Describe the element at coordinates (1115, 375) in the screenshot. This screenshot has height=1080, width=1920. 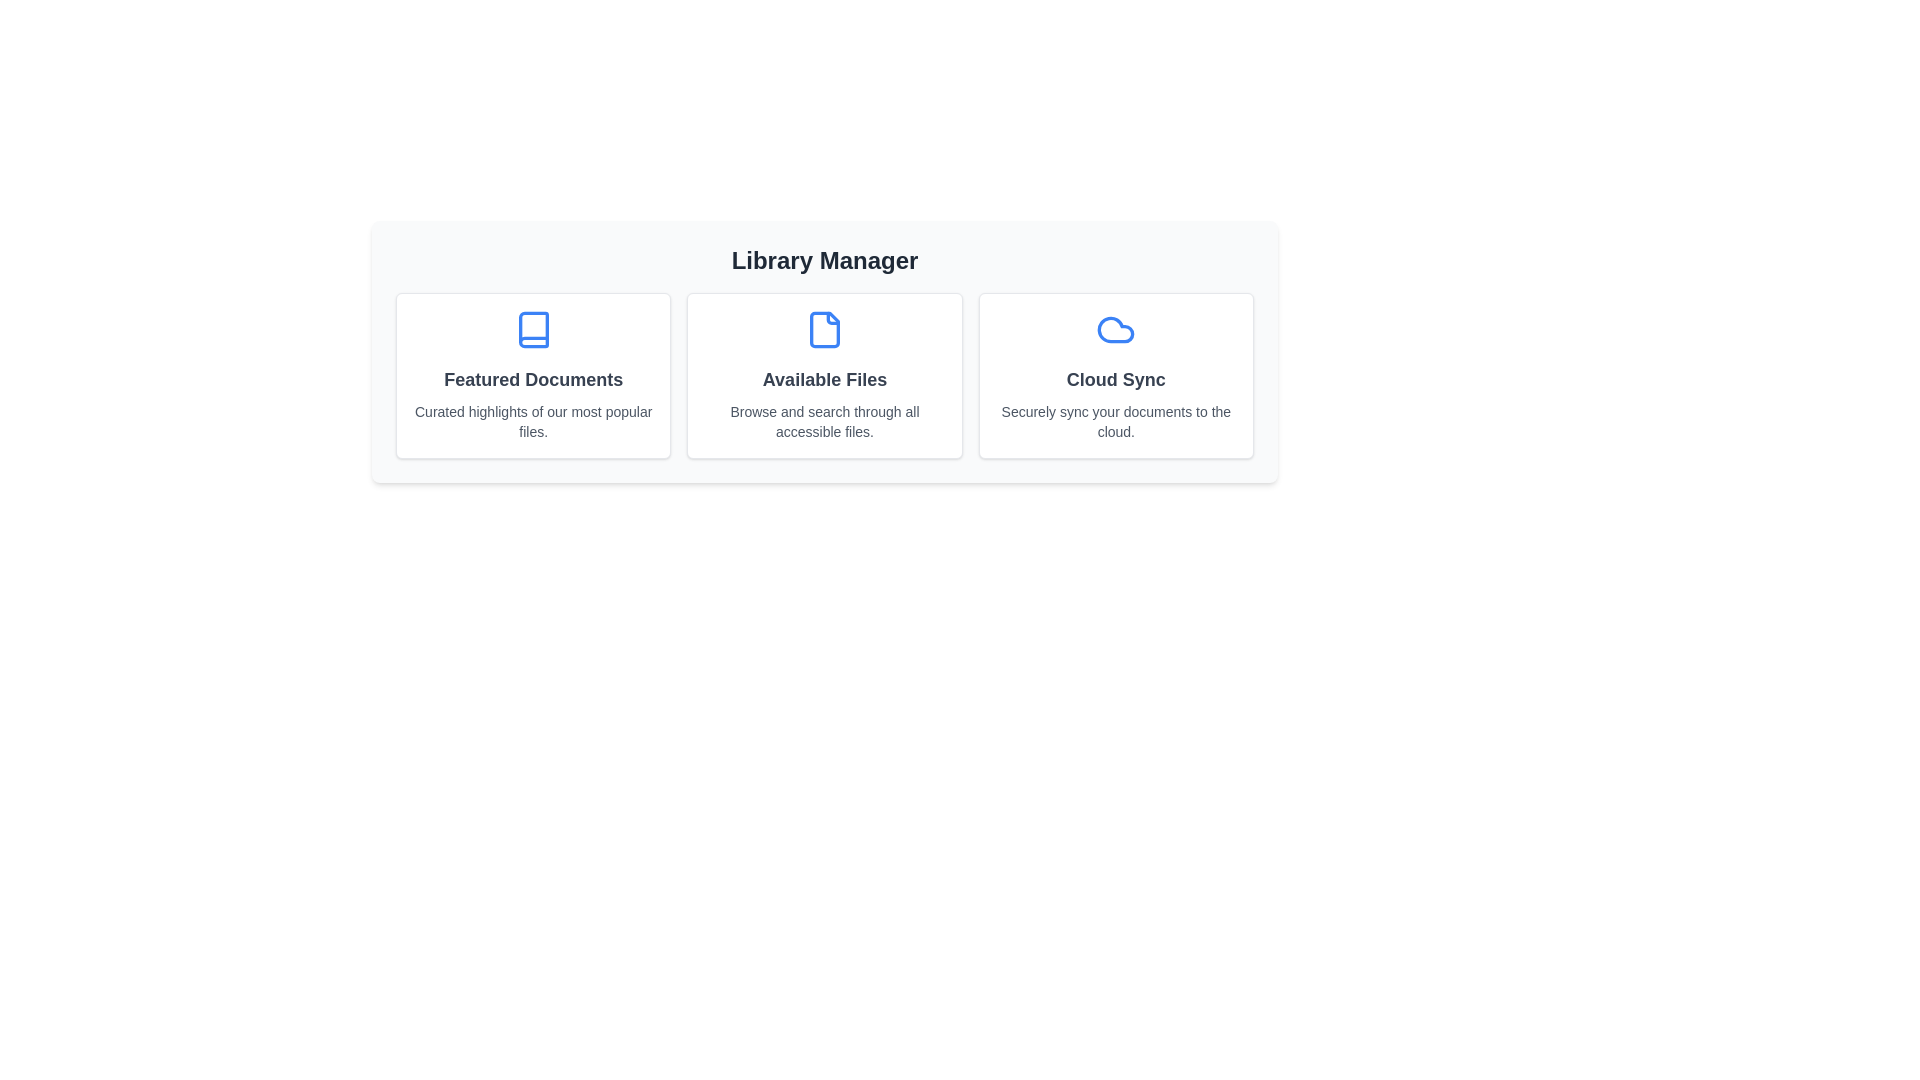
I see `the Cloud Sync section card to explore its details` at that location.